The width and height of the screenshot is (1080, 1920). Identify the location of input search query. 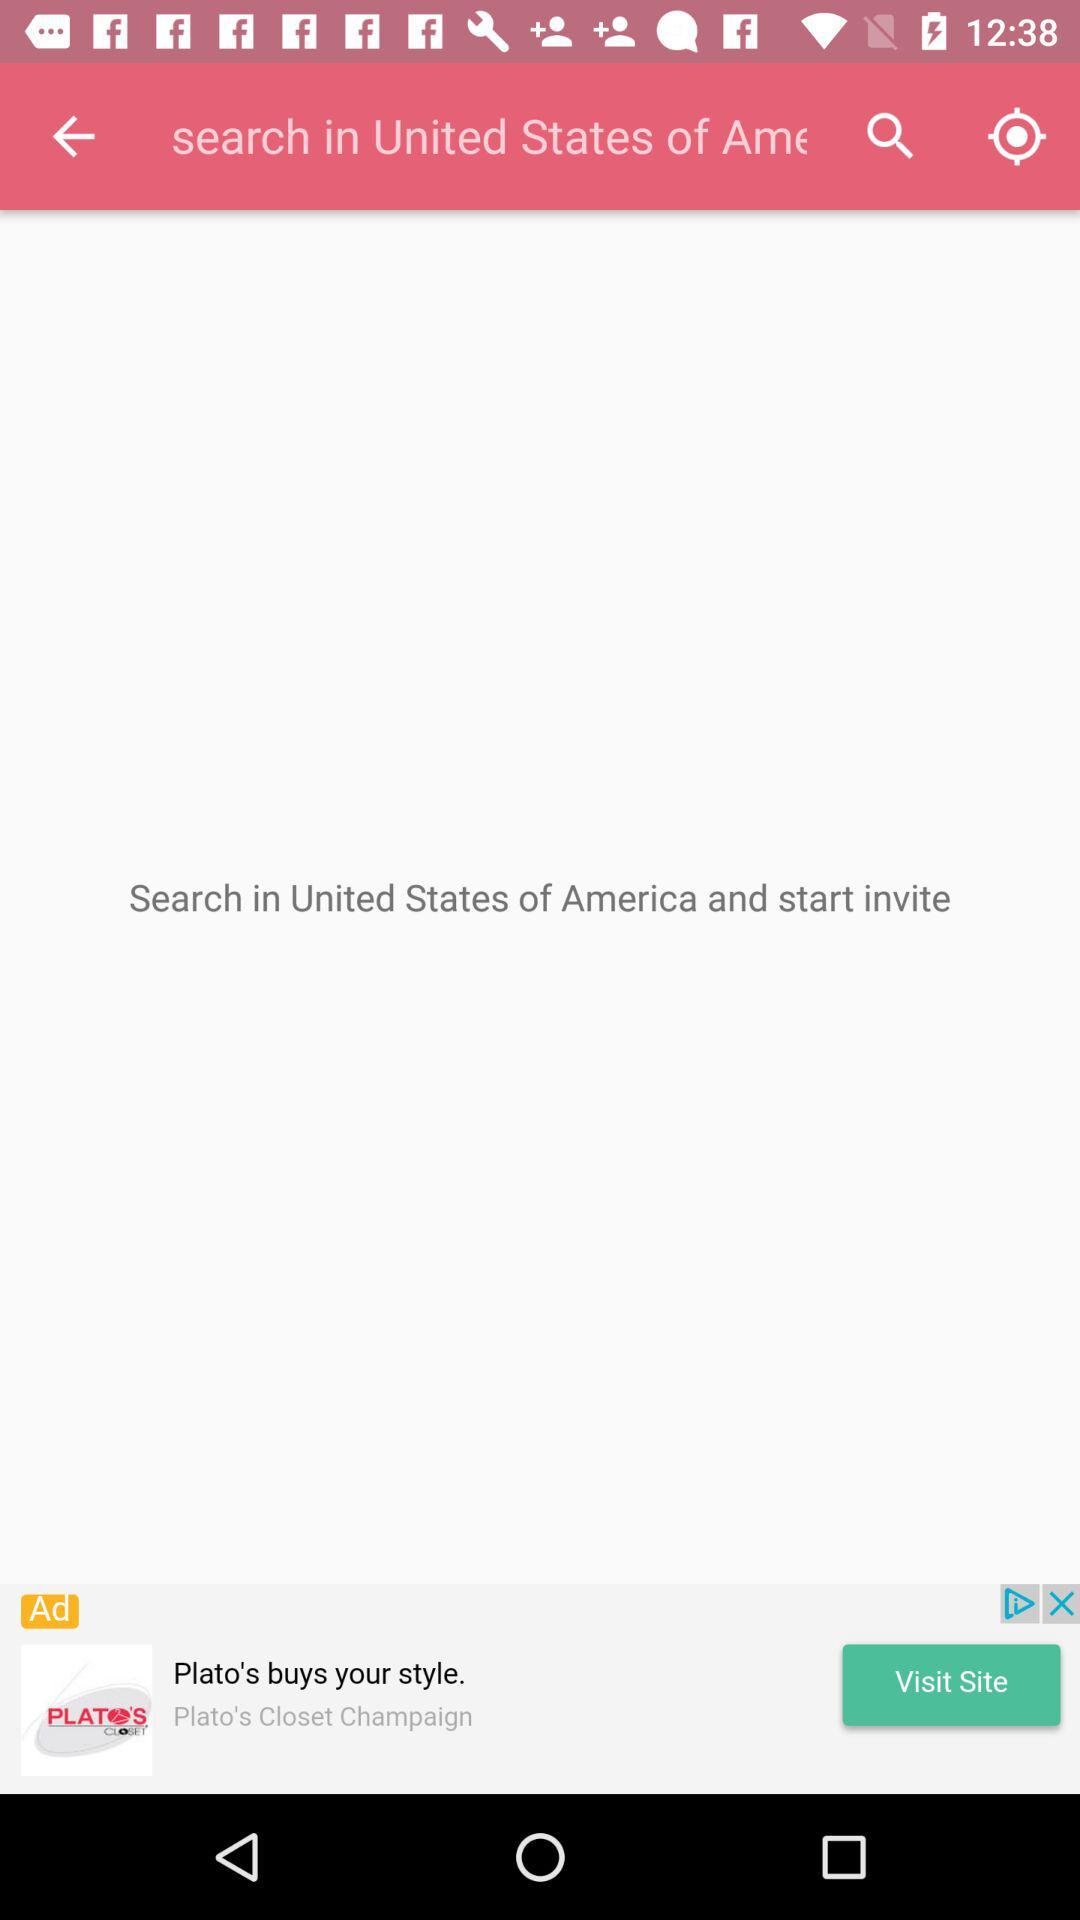
(487, 135).